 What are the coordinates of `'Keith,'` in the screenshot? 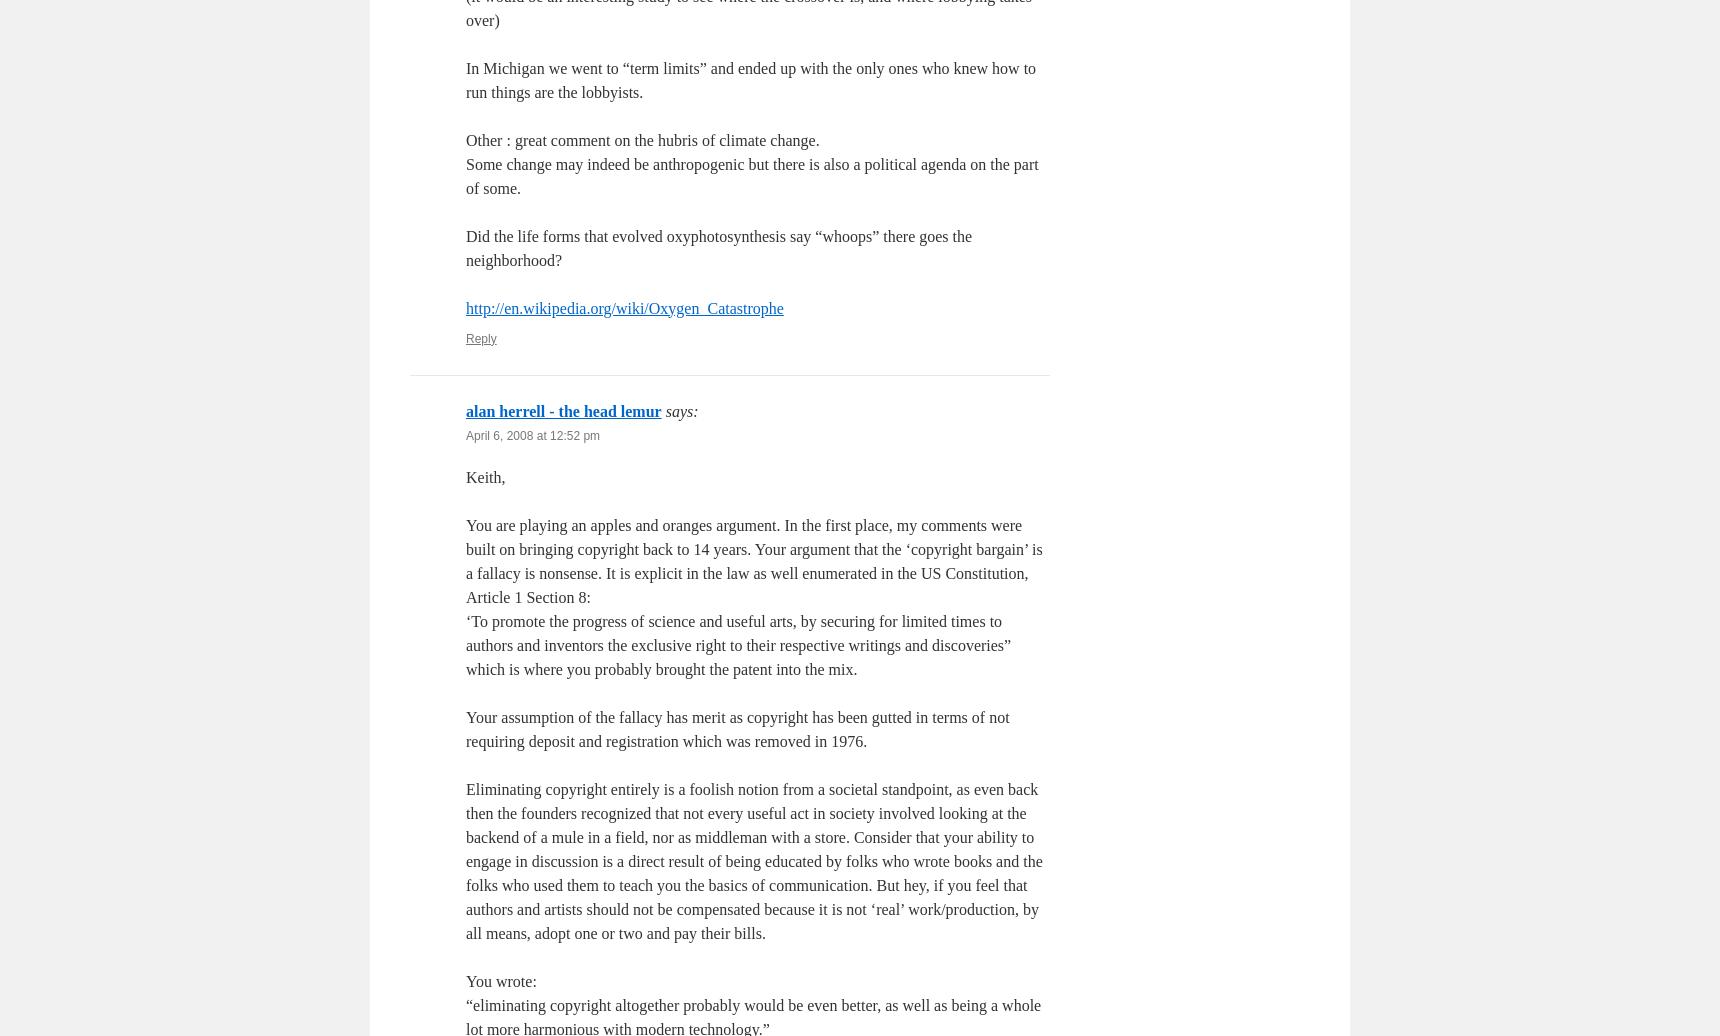 It's located at (484, 476).